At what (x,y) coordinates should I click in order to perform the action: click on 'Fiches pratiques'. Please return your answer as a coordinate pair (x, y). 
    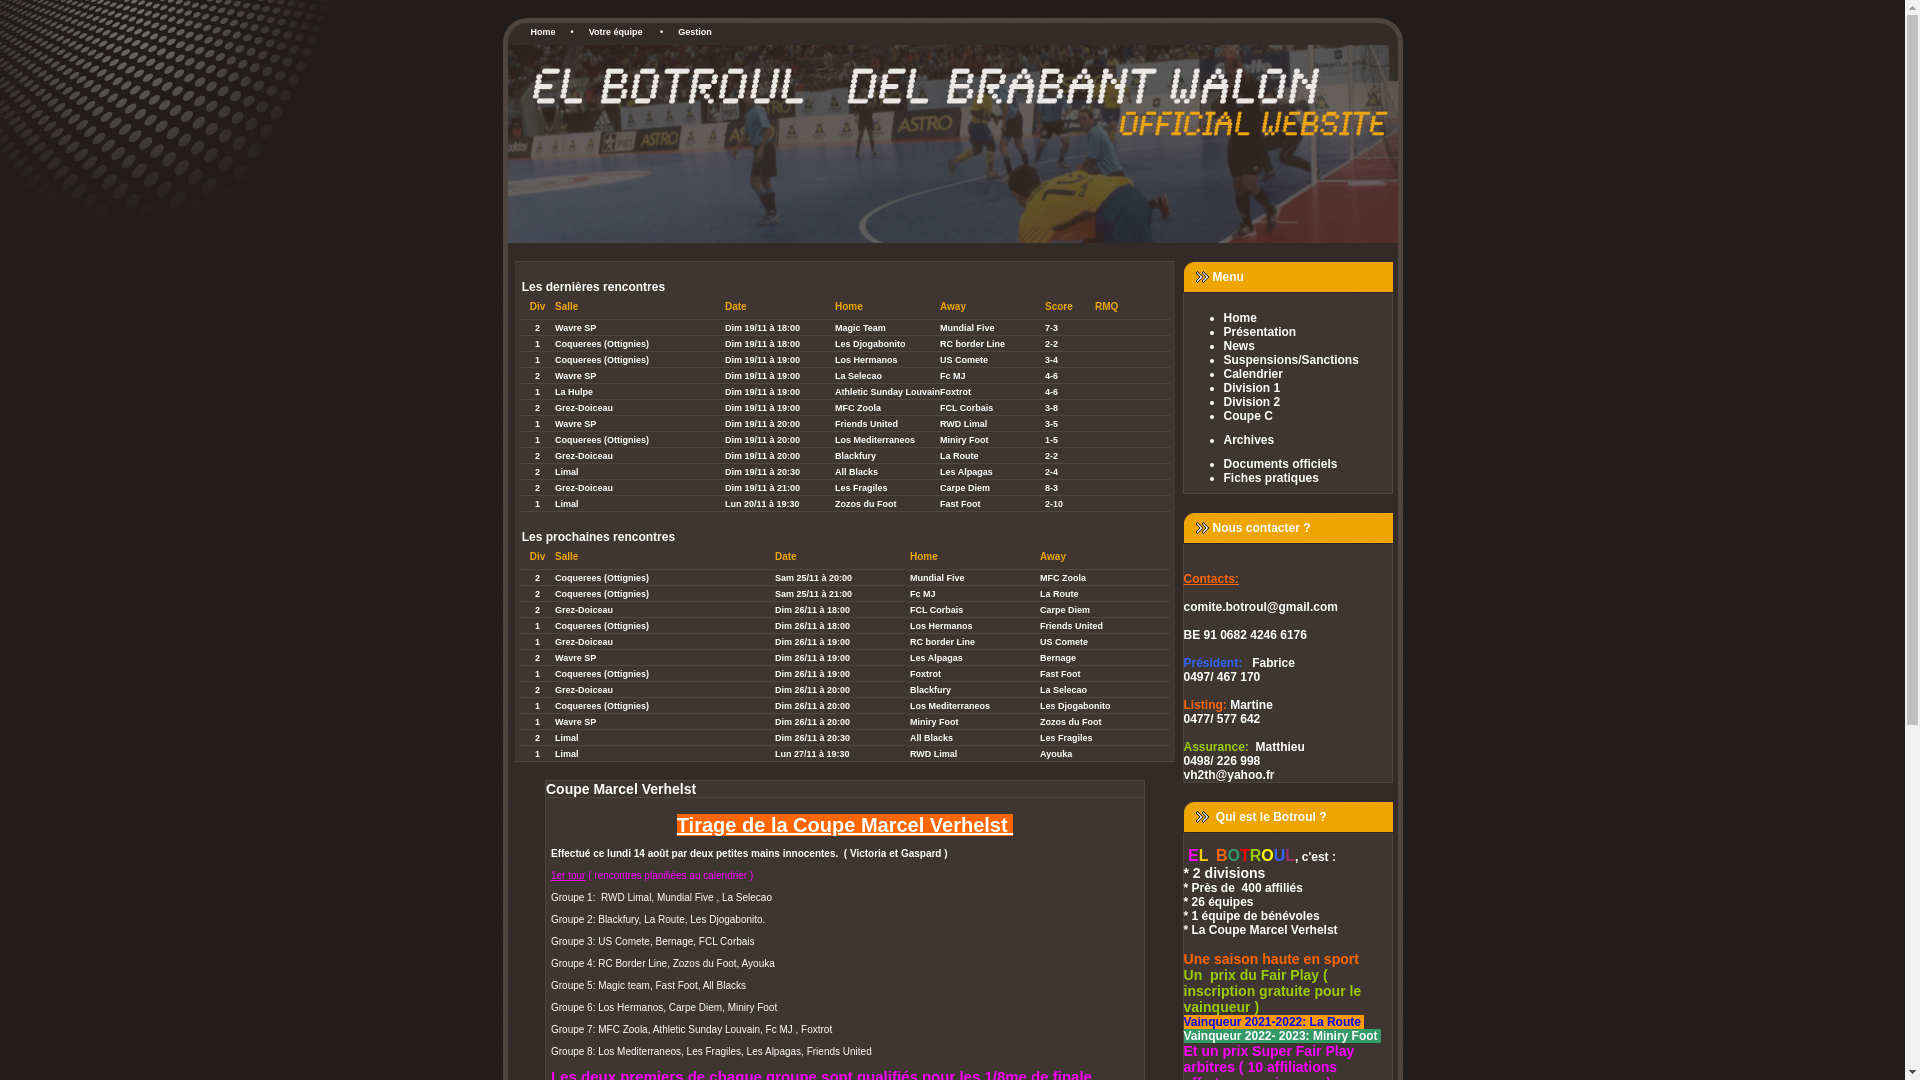
    Looking at the image, I should click on (1307, 478).